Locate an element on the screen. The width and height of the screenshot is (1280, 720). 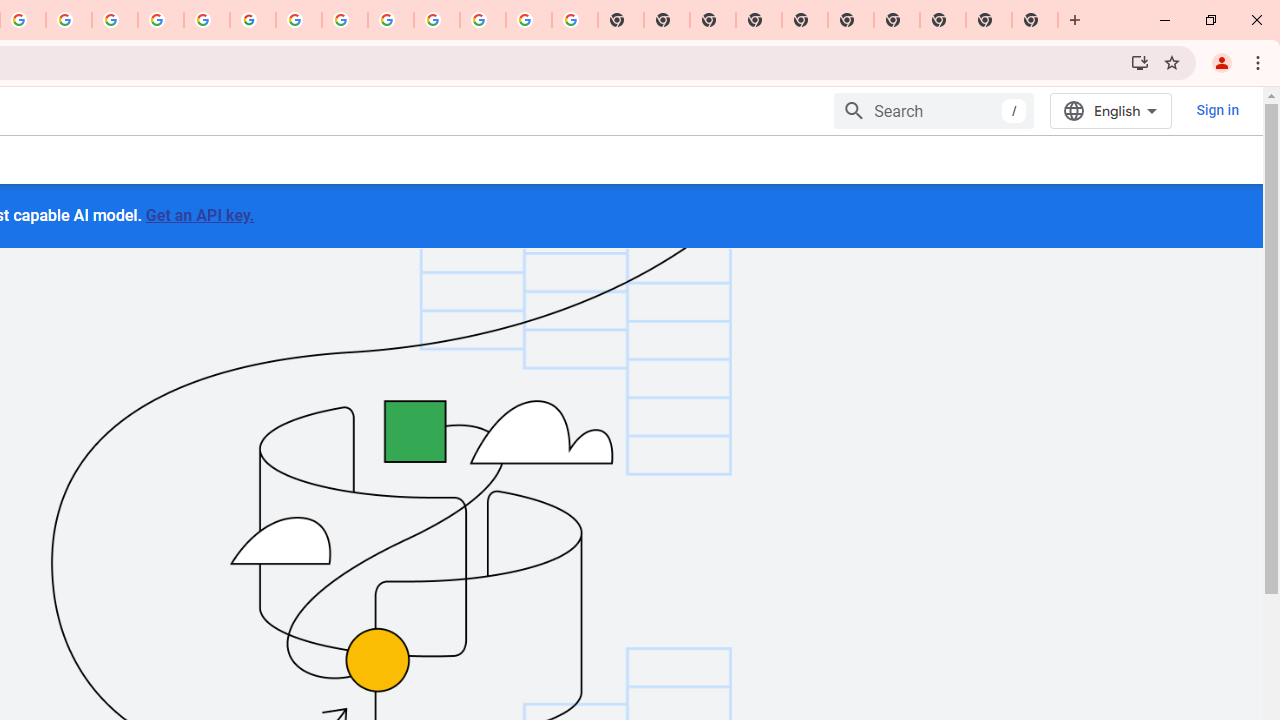
'Google Images' is located at coordinates (573, 20).